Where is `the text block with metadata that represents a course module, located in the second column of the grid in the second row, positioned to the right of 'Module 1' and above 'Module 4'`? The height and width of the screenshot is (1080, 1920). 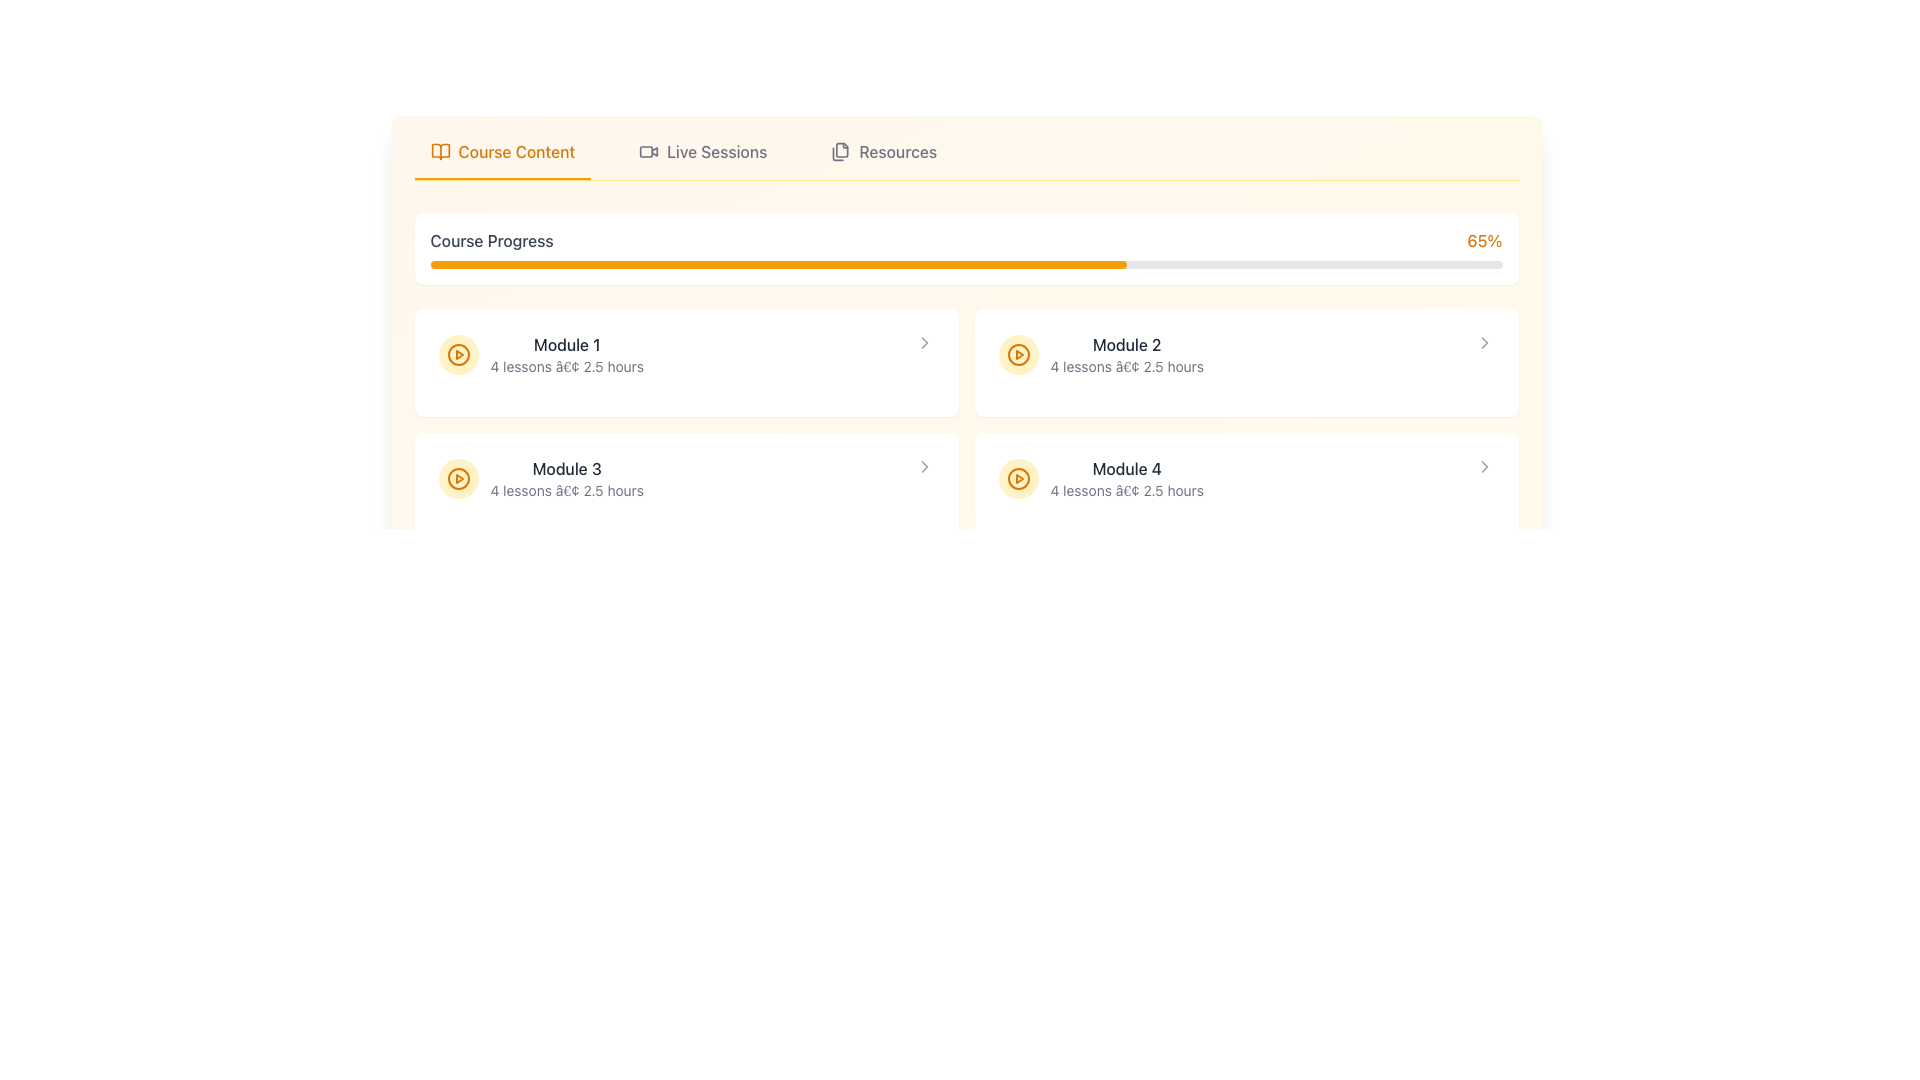
the text block with metadata that represents a course module, located in the second column of the grid in the second row, positioned to the right of 'Module 1' and above 'Module 4' is located at coordinates (1100, 353).